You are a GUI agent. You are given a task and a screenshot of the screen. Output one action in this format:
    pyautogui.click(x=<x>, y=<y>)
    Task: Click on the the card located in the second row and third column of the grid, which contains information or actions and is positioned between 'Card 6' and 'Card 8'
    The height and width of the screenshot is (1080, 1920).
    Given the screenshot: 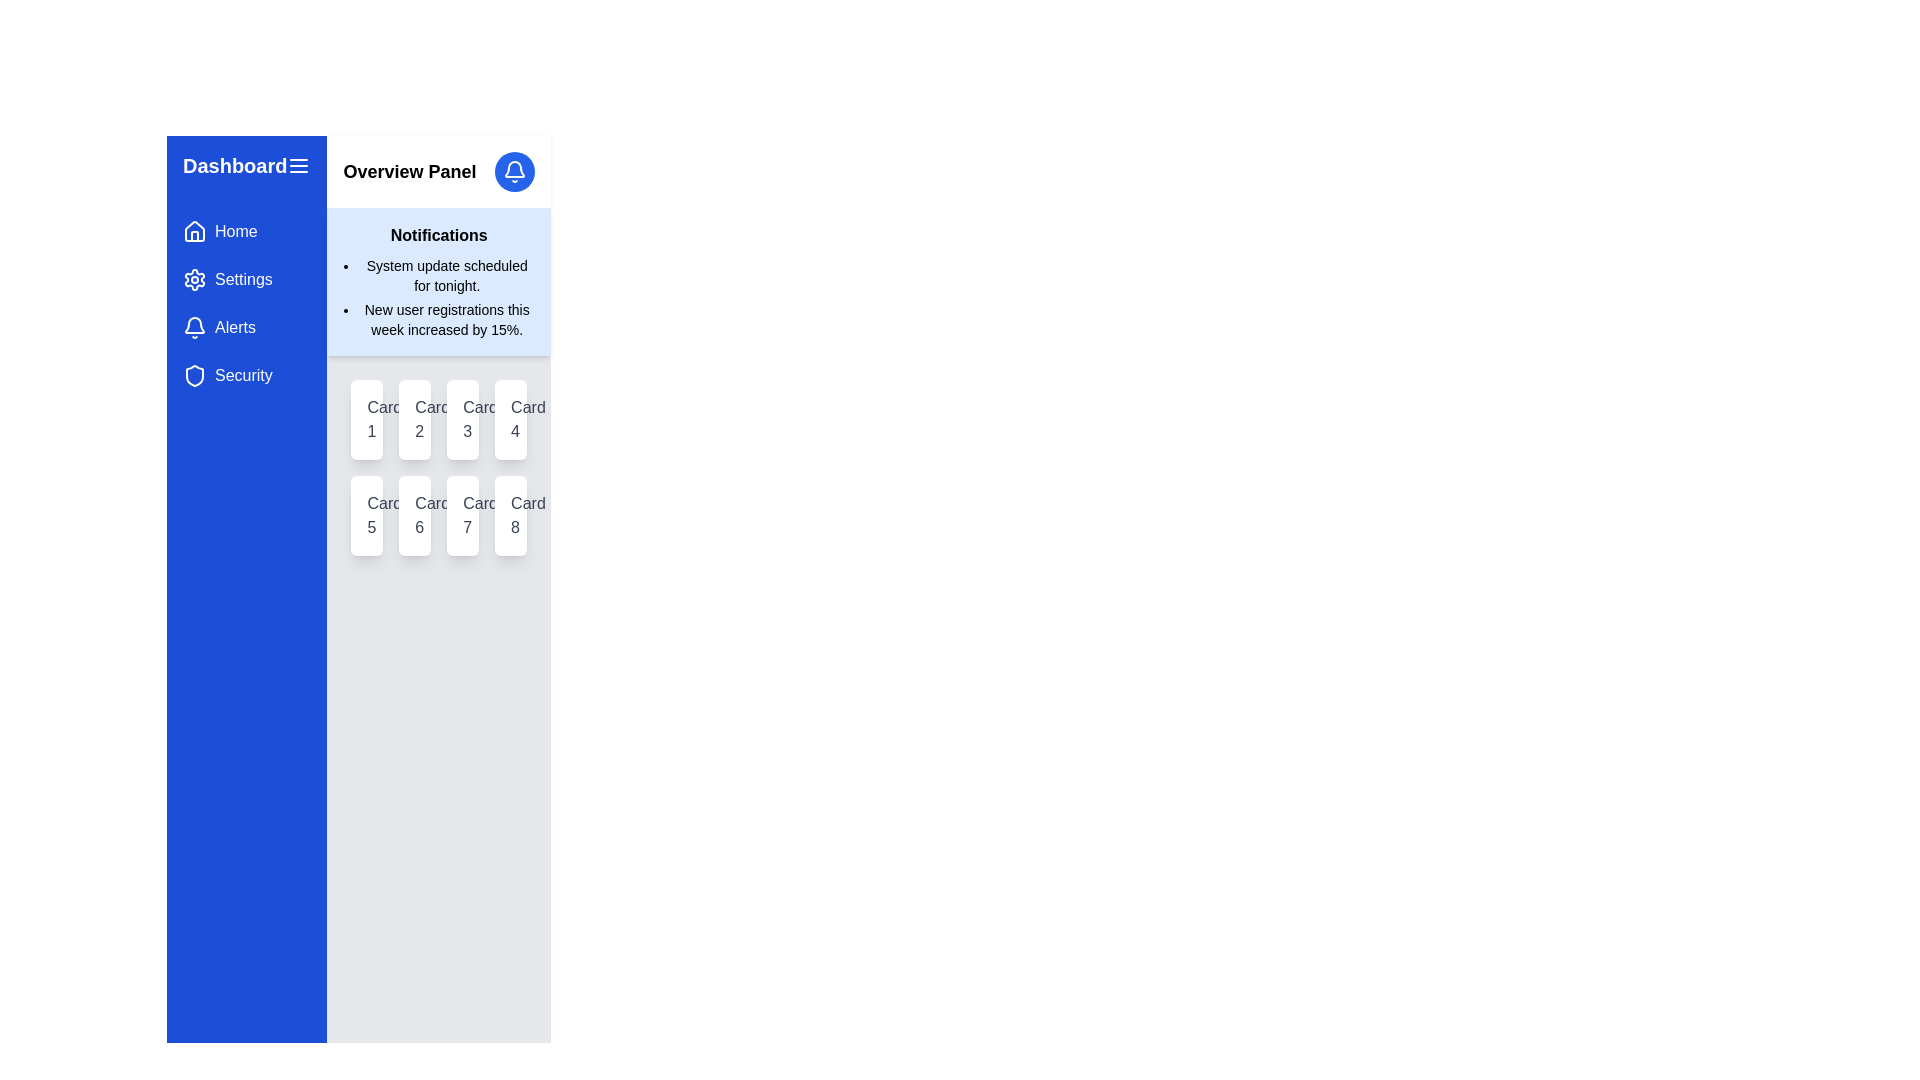 What is the action you would take?
    pyautogui.click(x=462, y=515)
    